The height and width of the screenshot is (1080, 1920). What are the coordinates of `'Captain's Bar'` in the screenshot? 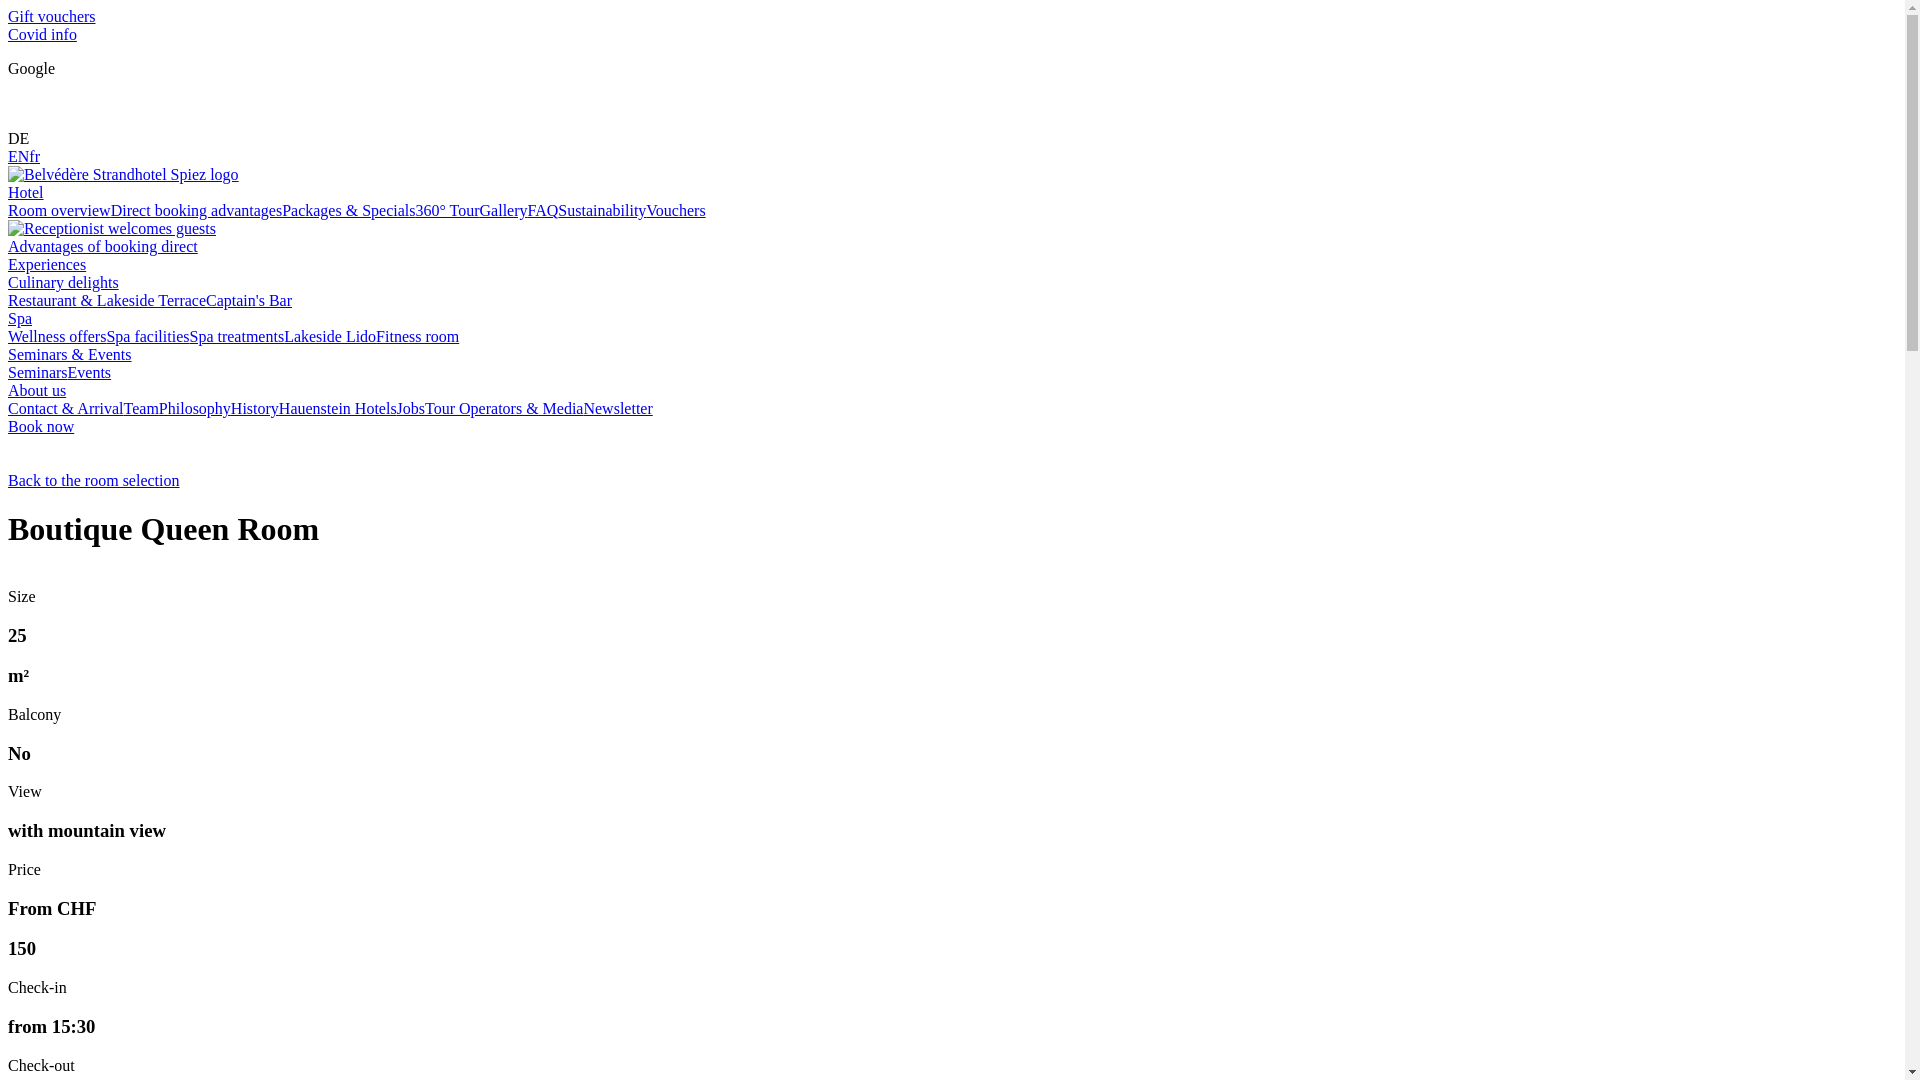 It's located at (206, 300).